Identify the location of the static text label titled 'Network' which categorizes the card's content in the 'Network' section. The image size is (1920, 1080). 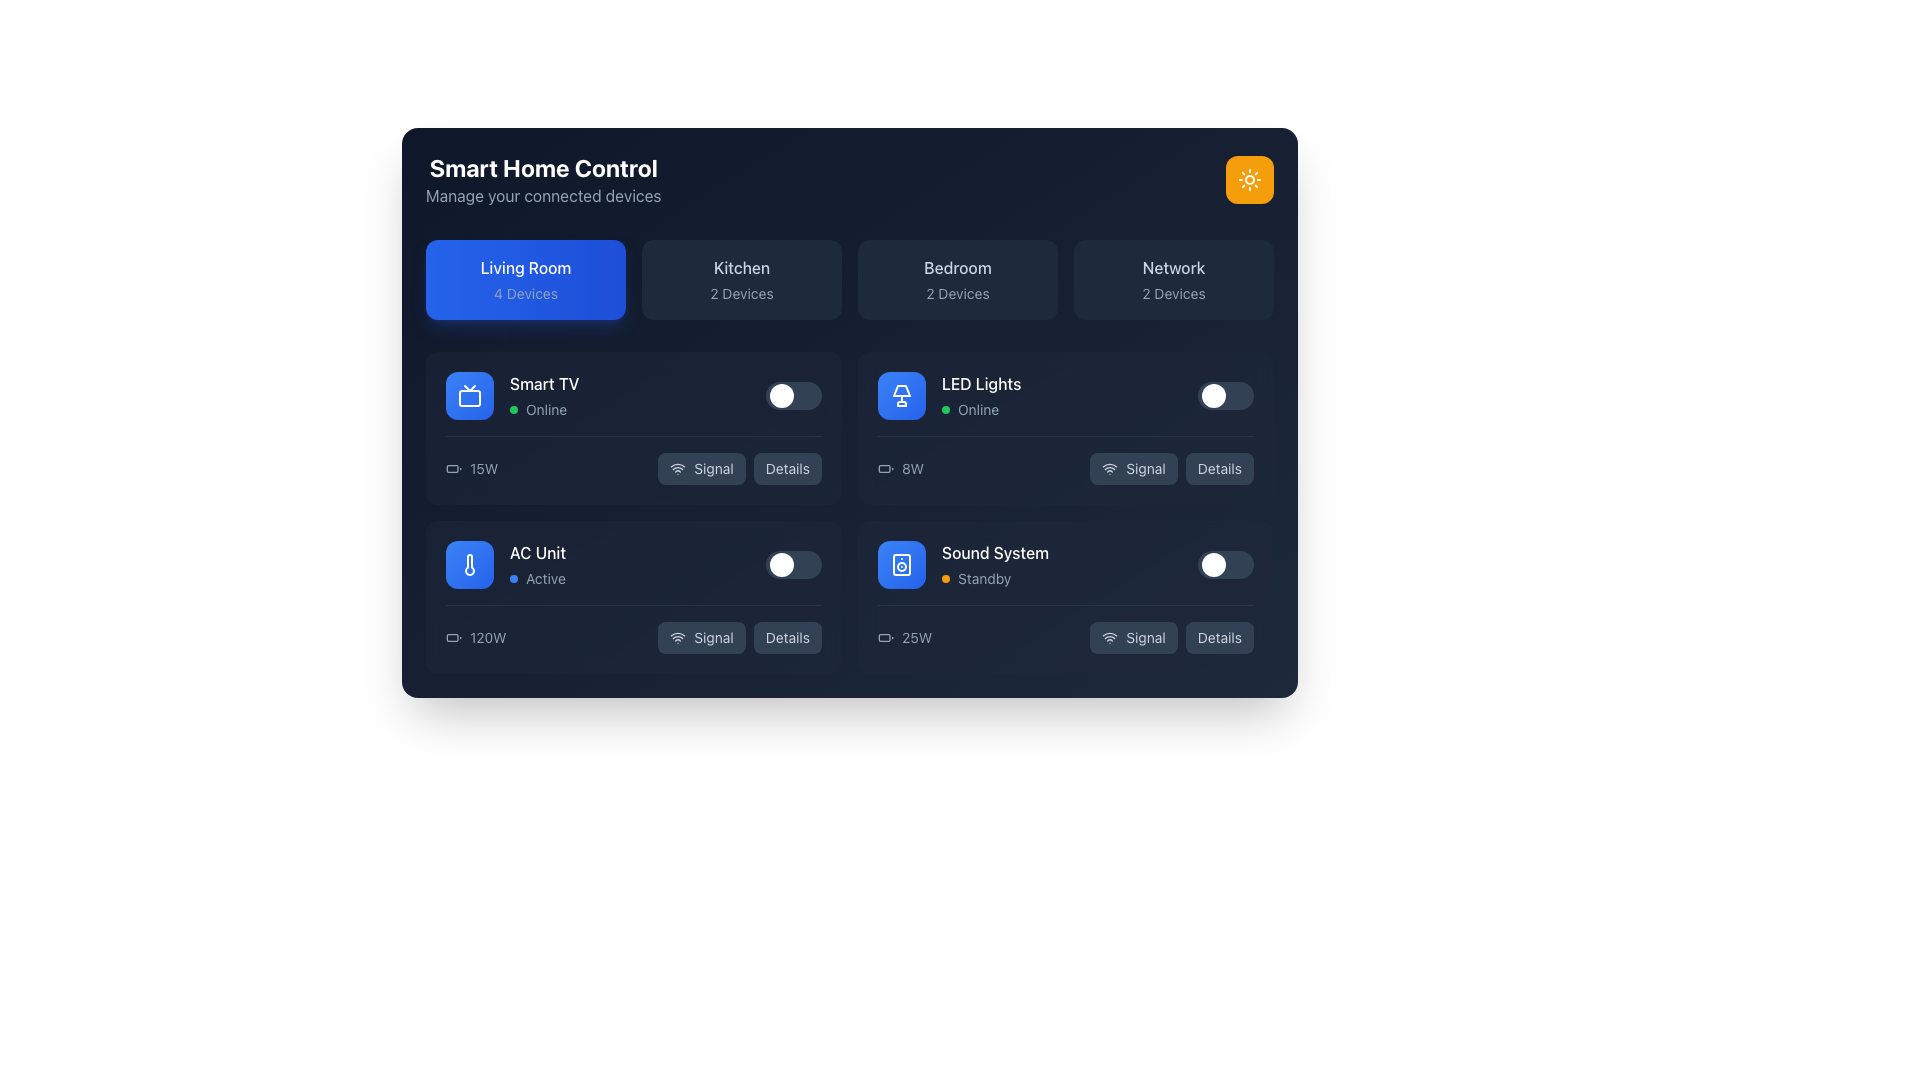
(1174, 266).